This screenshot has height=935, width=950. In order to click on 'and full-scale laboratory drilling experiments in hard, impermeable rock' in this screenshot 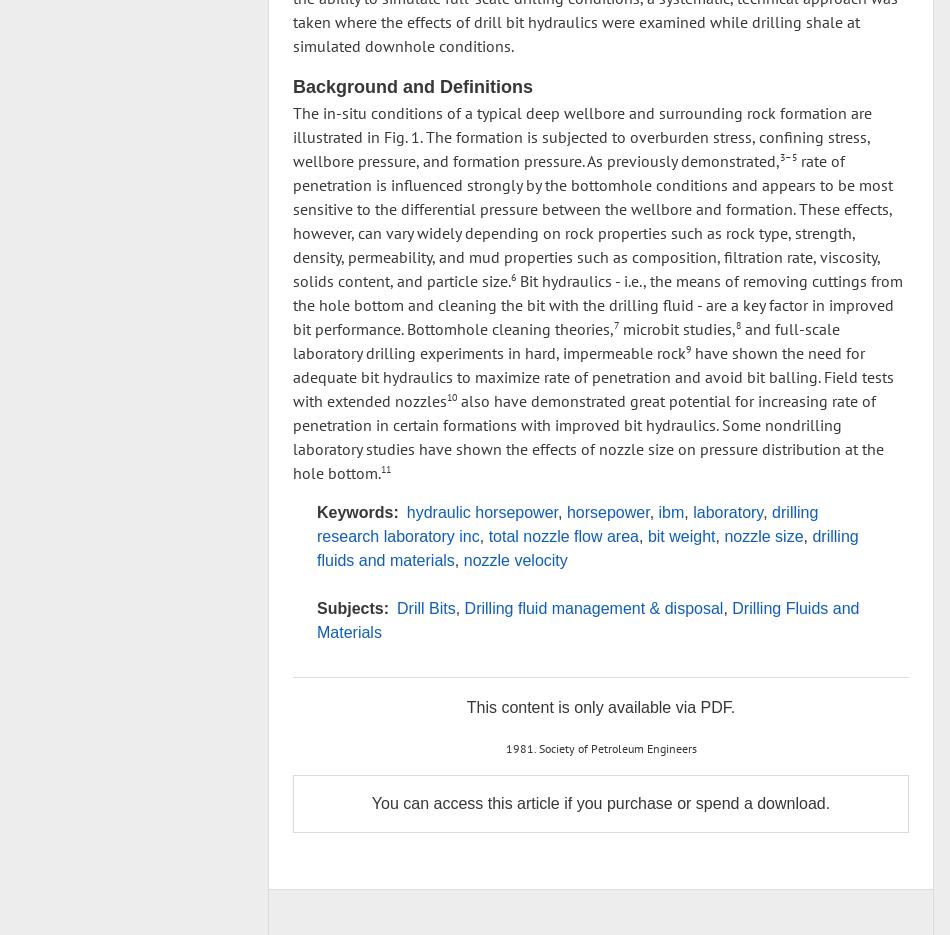, I will do `click(566, 340)`.